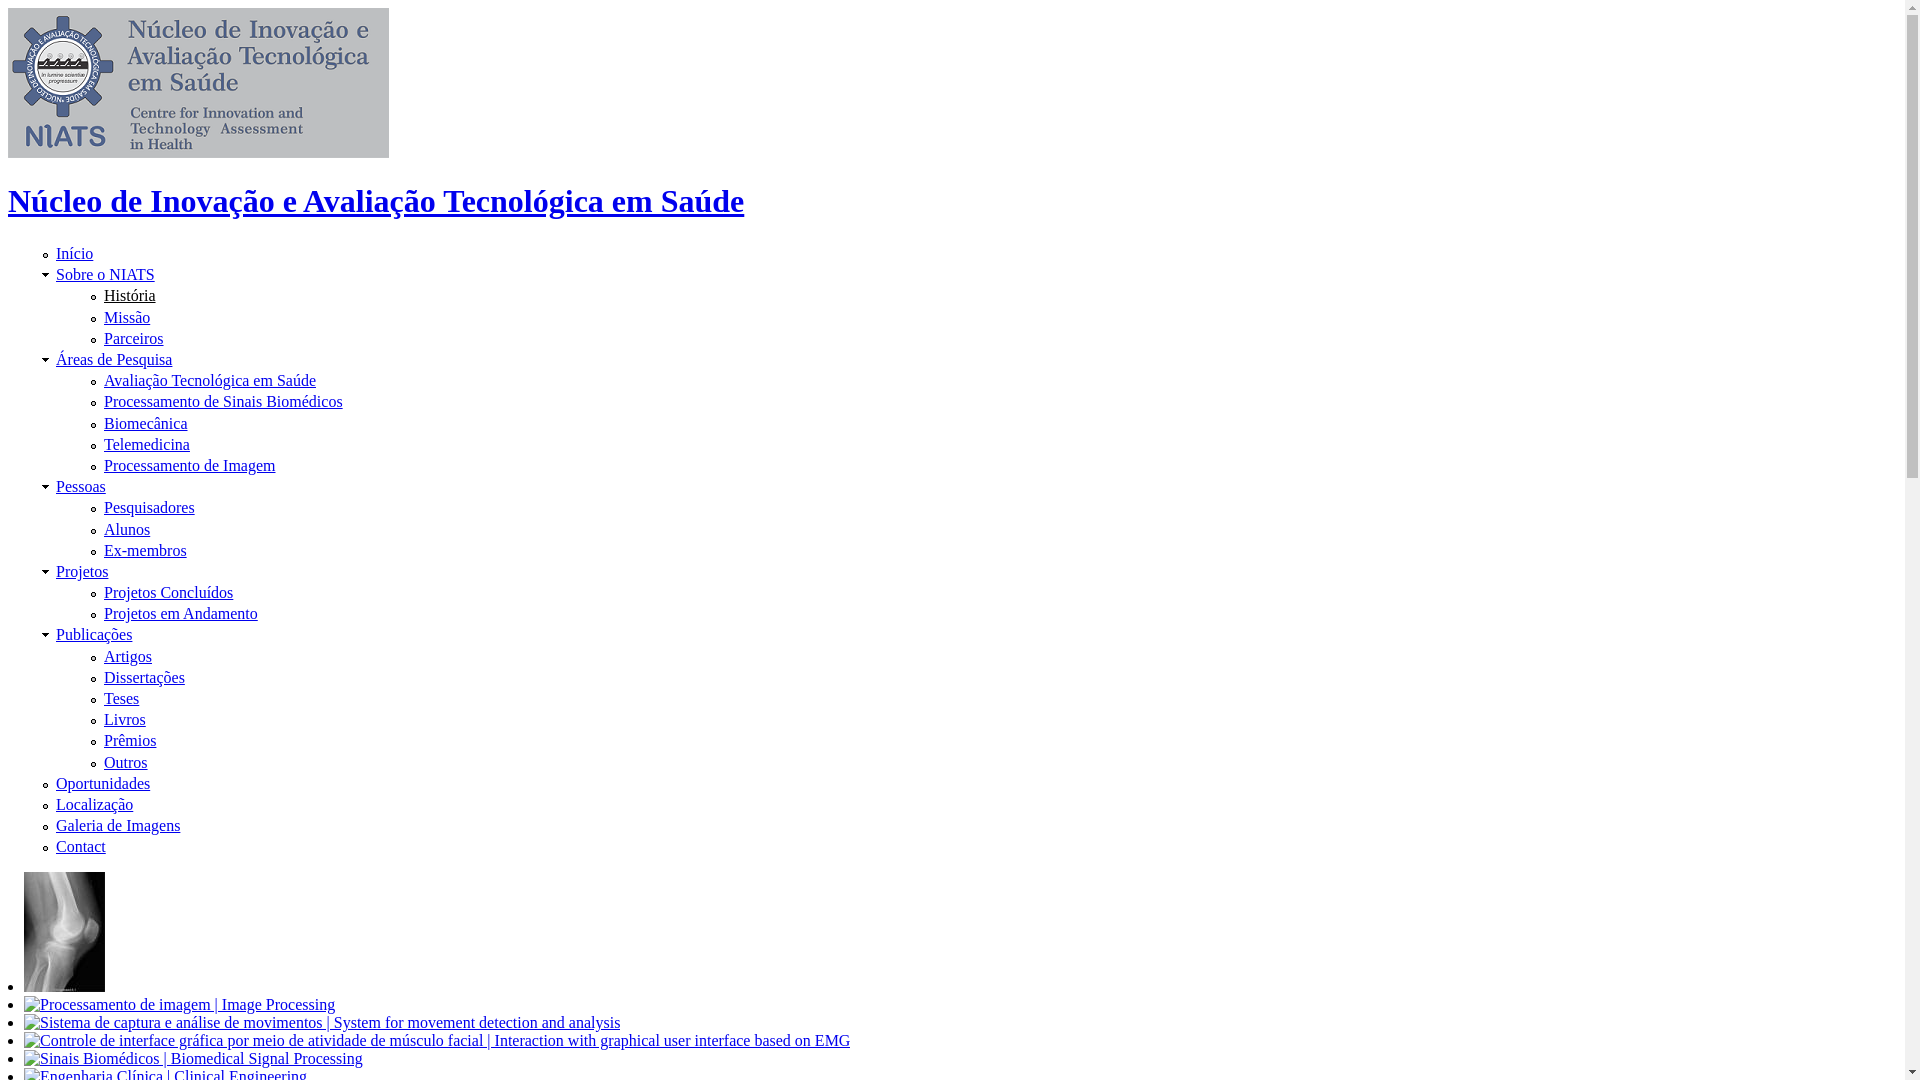 This screenshot has width=1920, height=1080. I want to click on 'Projetos em Andamento', so click(181, 612).